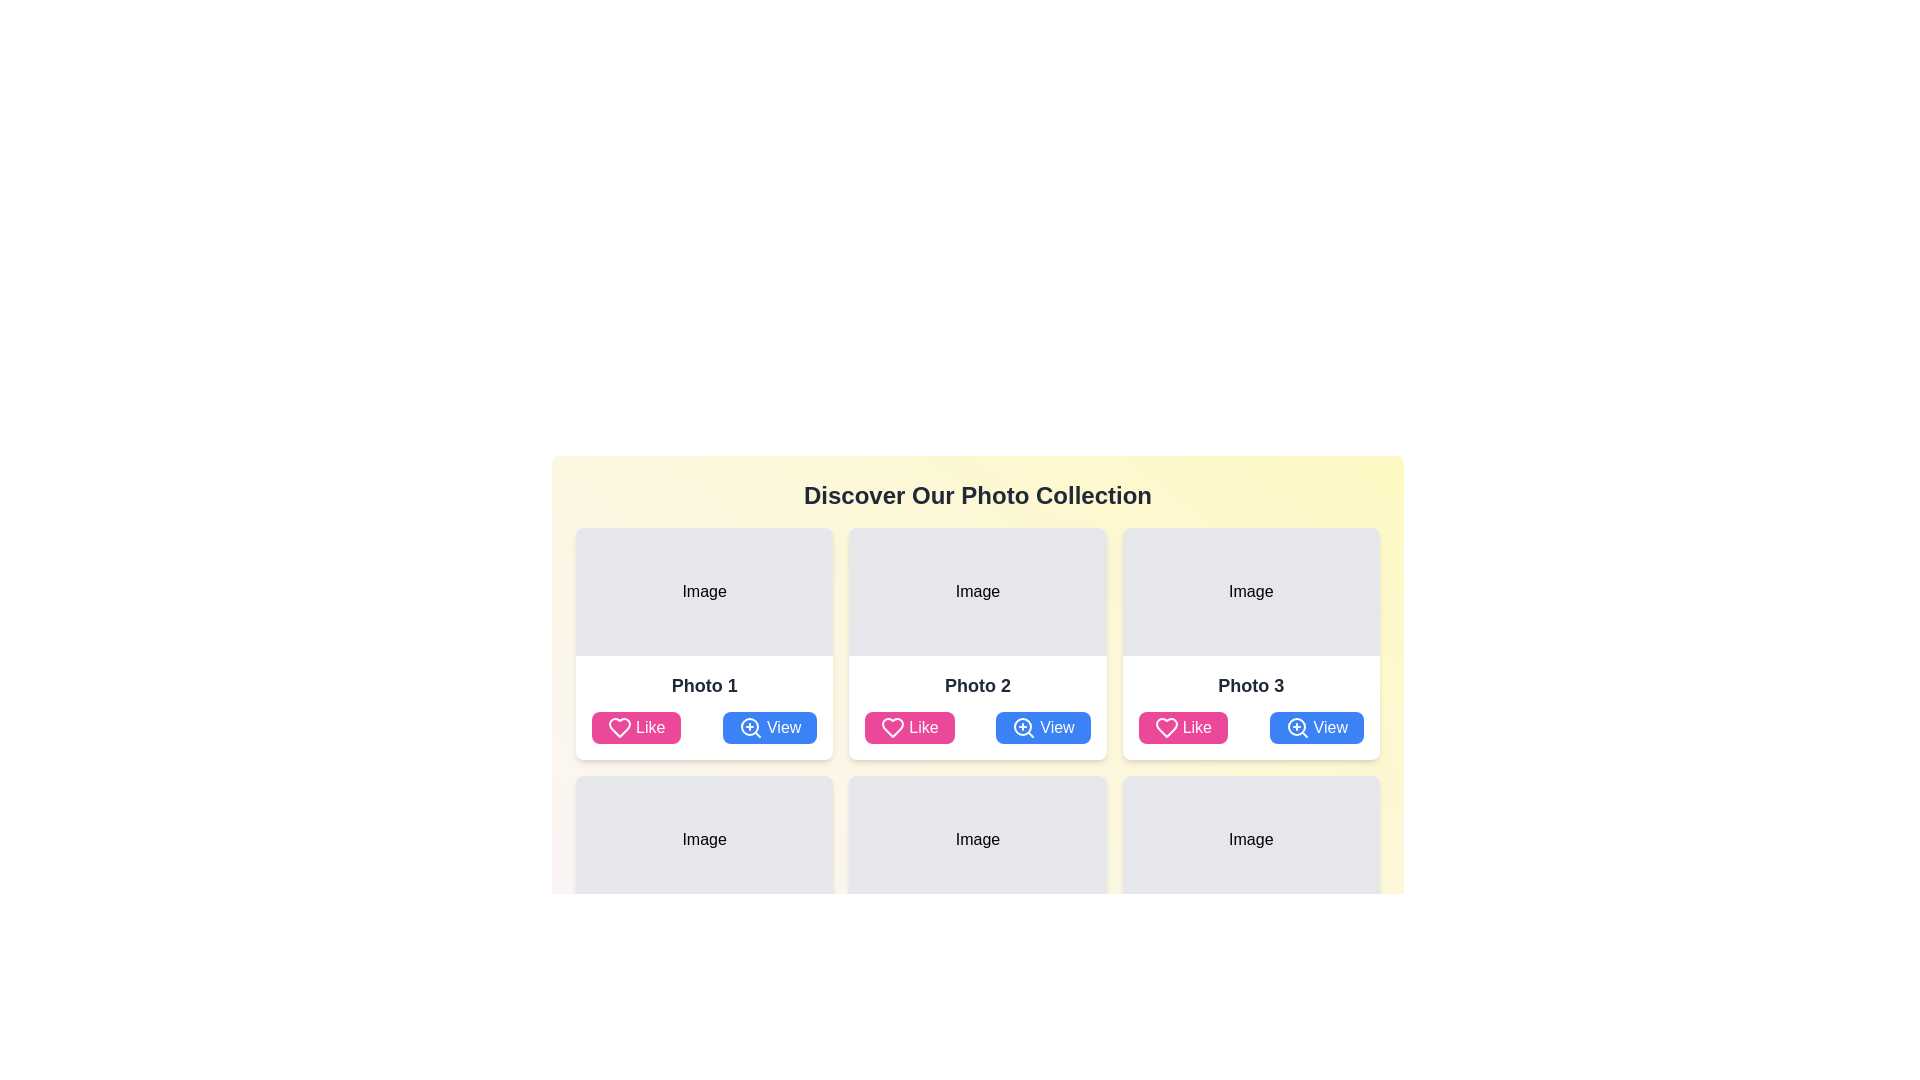 The width and height of the screenshot is (1920, 1080). I want to click on the pink 'Like' button with a white heart icon to like the photo located below Photo 1 in the gallery layout, so click(635, 728).